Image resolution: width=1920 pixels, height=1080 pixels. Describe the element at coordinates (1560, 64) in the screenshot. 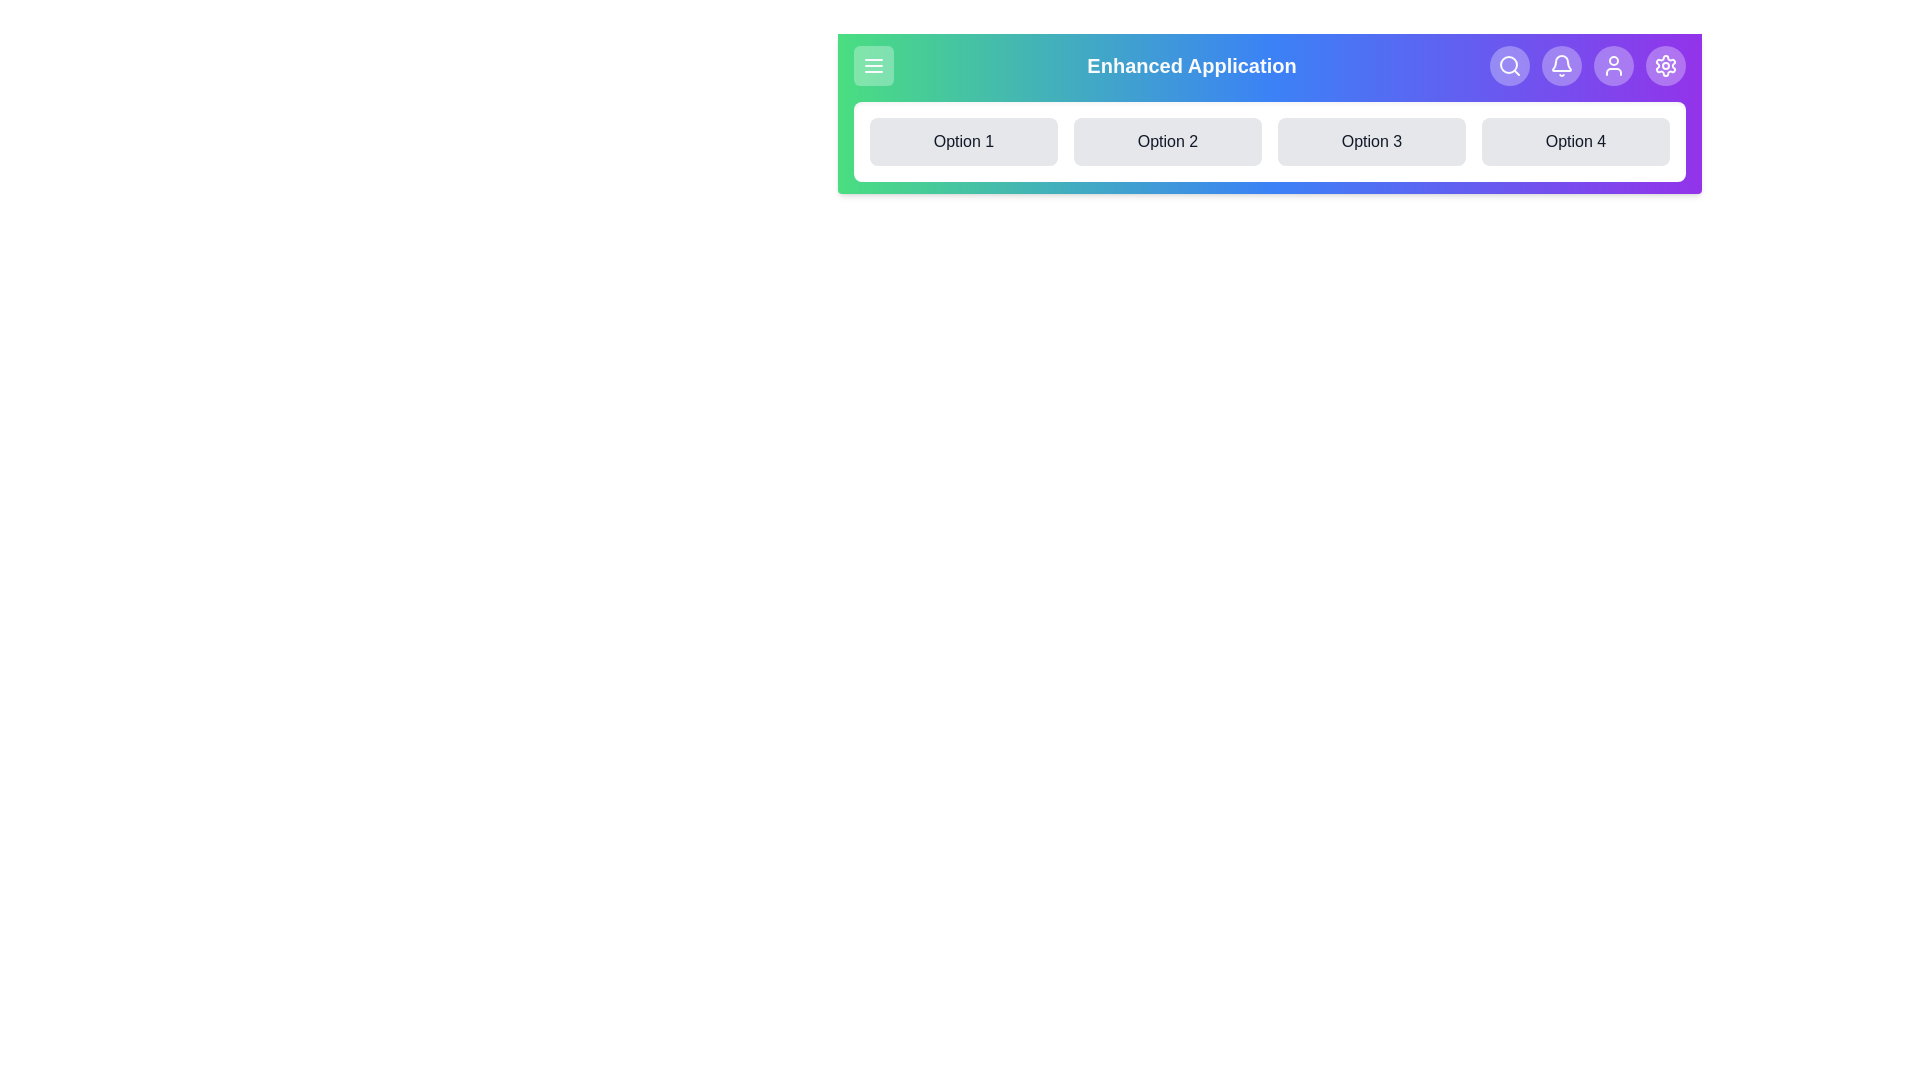

I see `the Notifications button in the navigation bar` at that location.